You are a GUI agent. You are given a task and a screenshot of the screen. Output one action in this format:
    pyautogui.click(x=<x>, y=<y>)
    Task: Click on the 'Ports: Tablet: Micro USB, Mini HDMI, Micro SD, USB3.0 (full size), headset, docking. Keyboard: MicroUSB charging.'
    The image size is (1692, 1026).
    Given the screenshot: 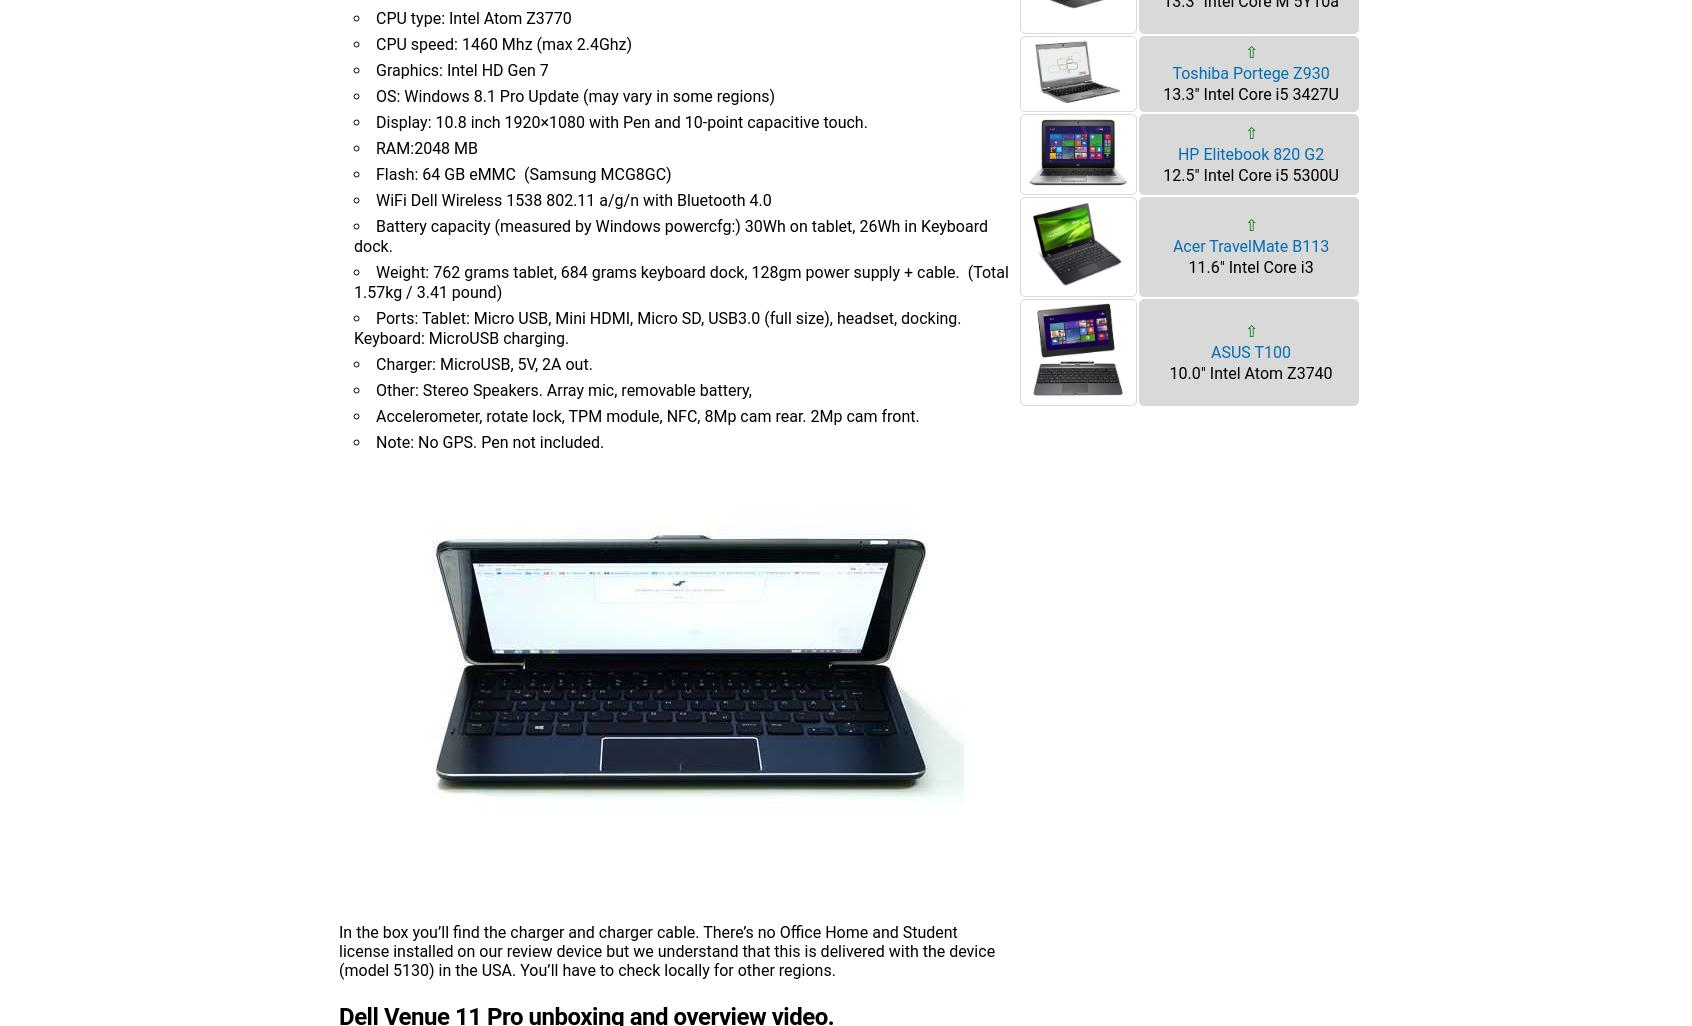 What is the action you would take?
    pyautogui.click(x=657, y=327)
    